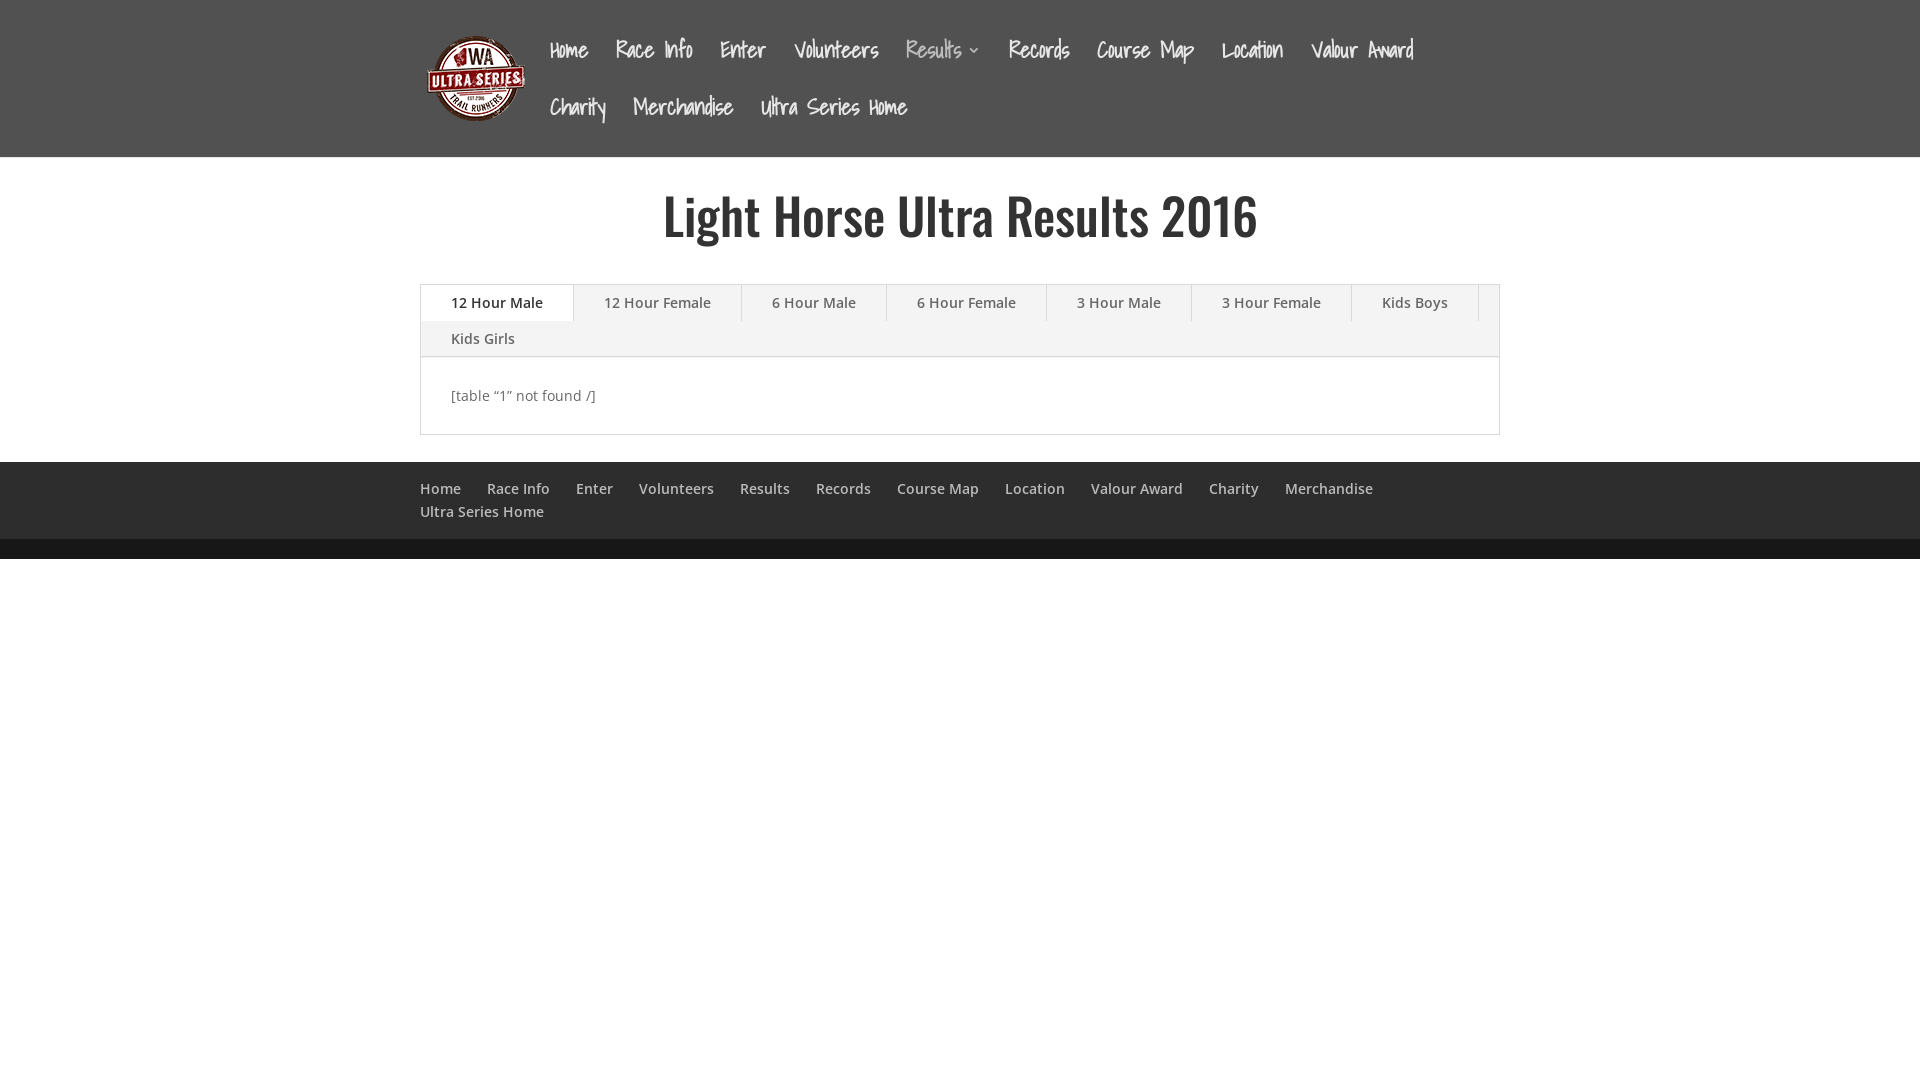  Describe the element at coordinates (1035, 488) in the screenshot. I see `'Location'` at that location.